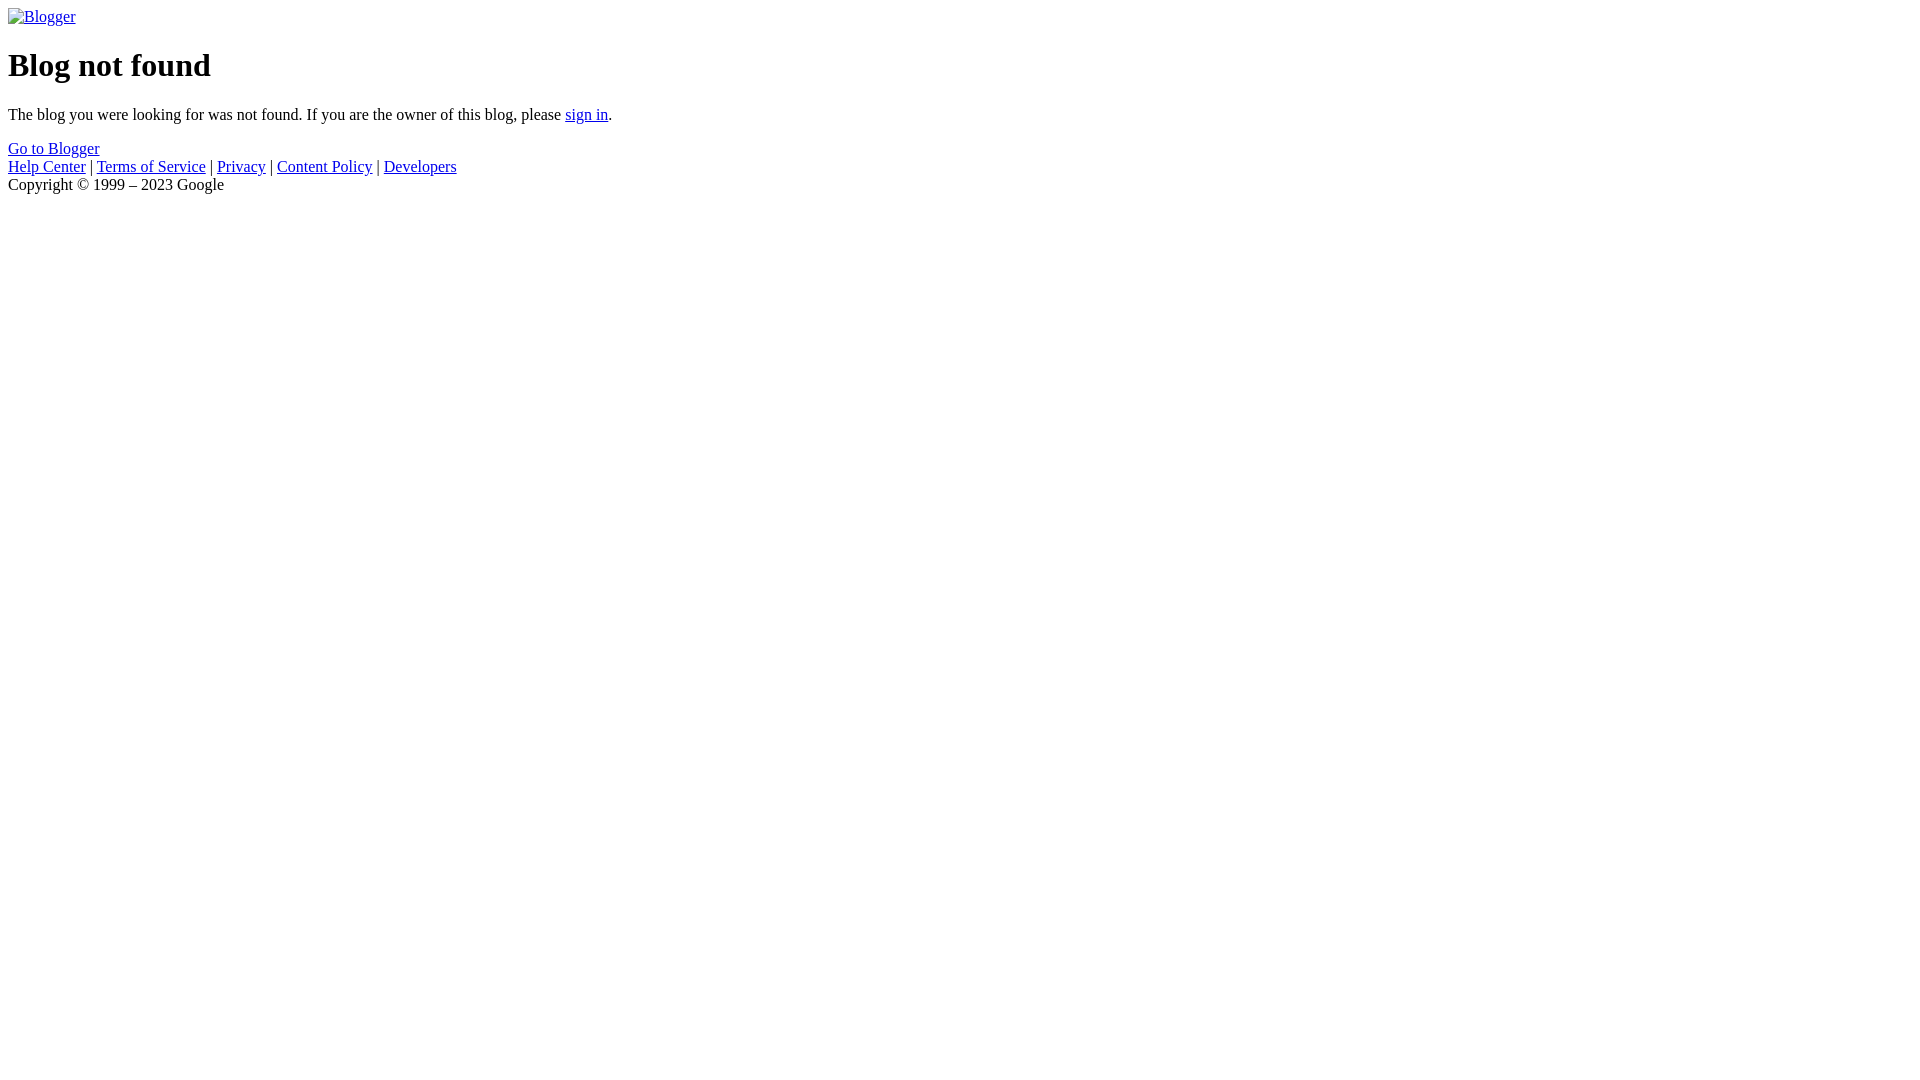 This screenshot has height=1080, width=1920. Describe the element at coordinates (150, 165) in the screenshot. I see `'Terms of Service'` at that location.